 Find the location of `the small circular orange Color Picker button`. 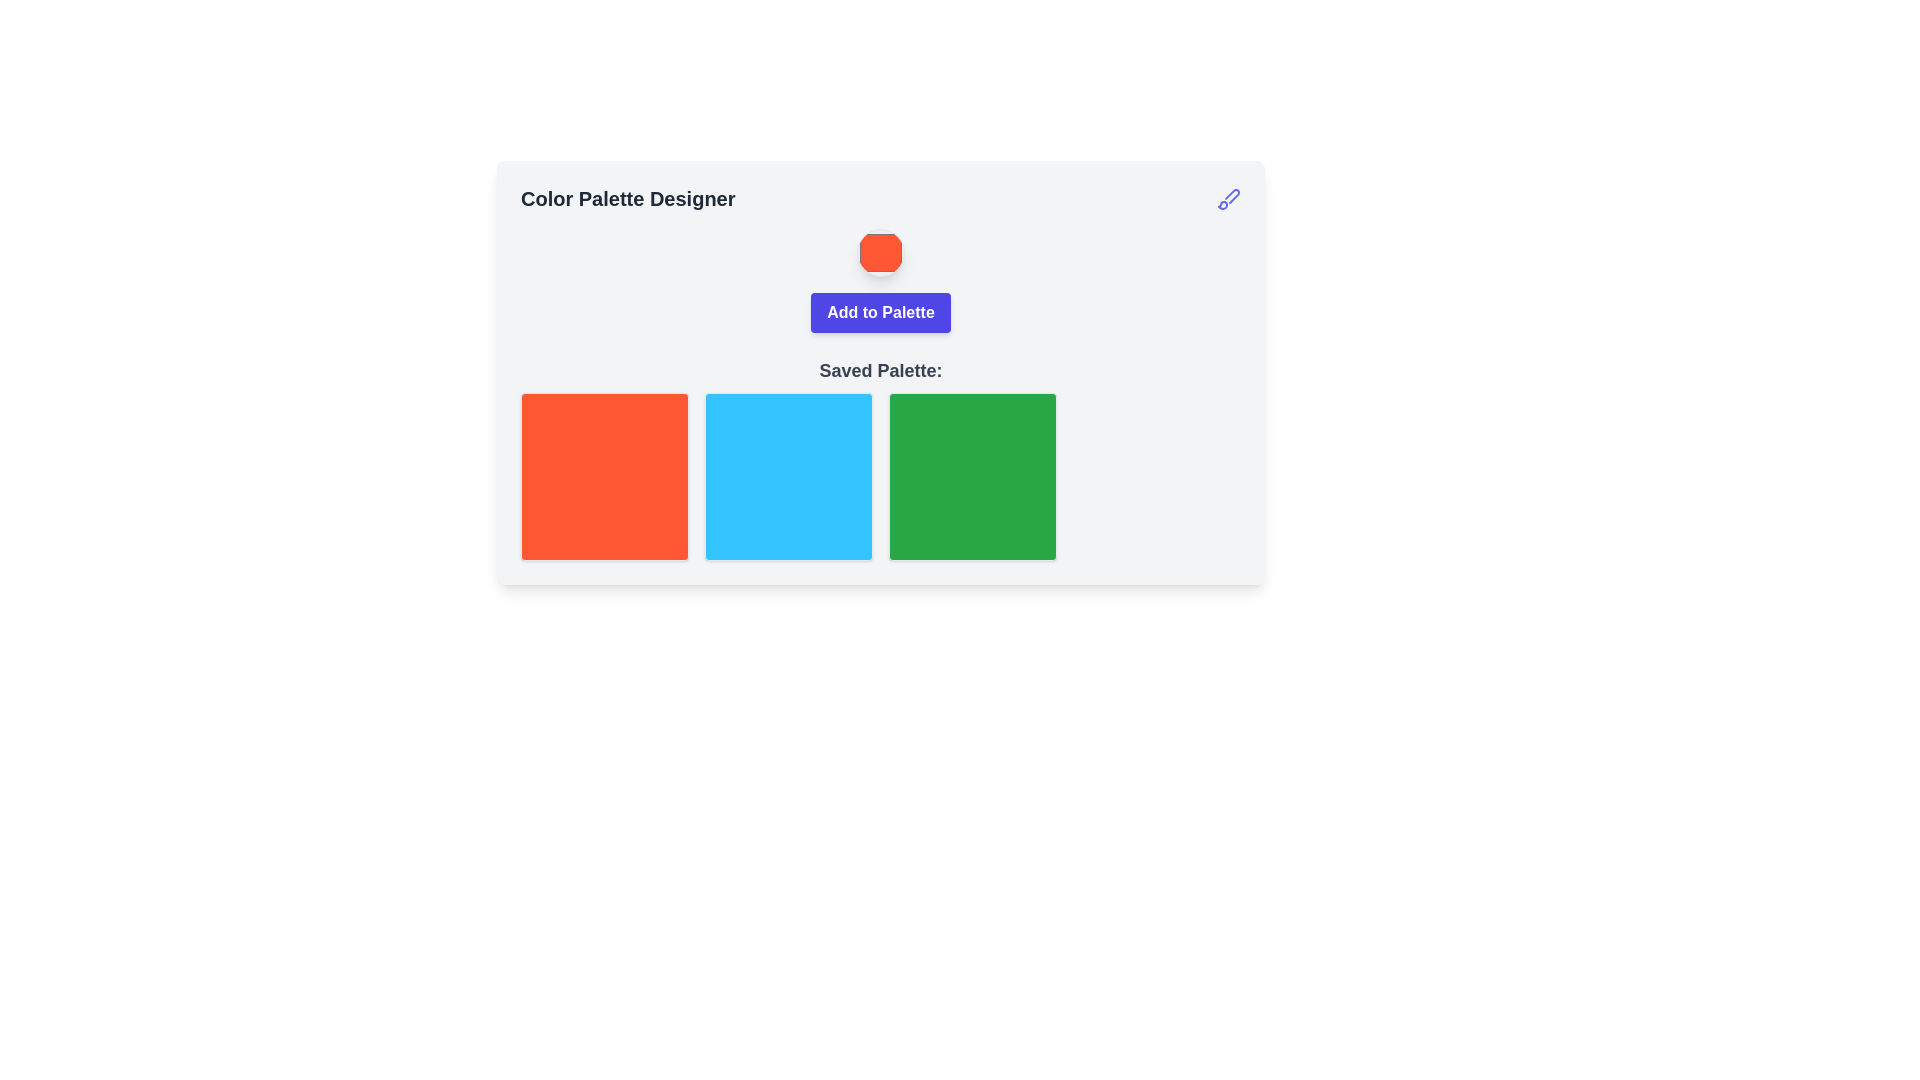

the small circular orange Color Picker button is located at coordinates (880, 252).